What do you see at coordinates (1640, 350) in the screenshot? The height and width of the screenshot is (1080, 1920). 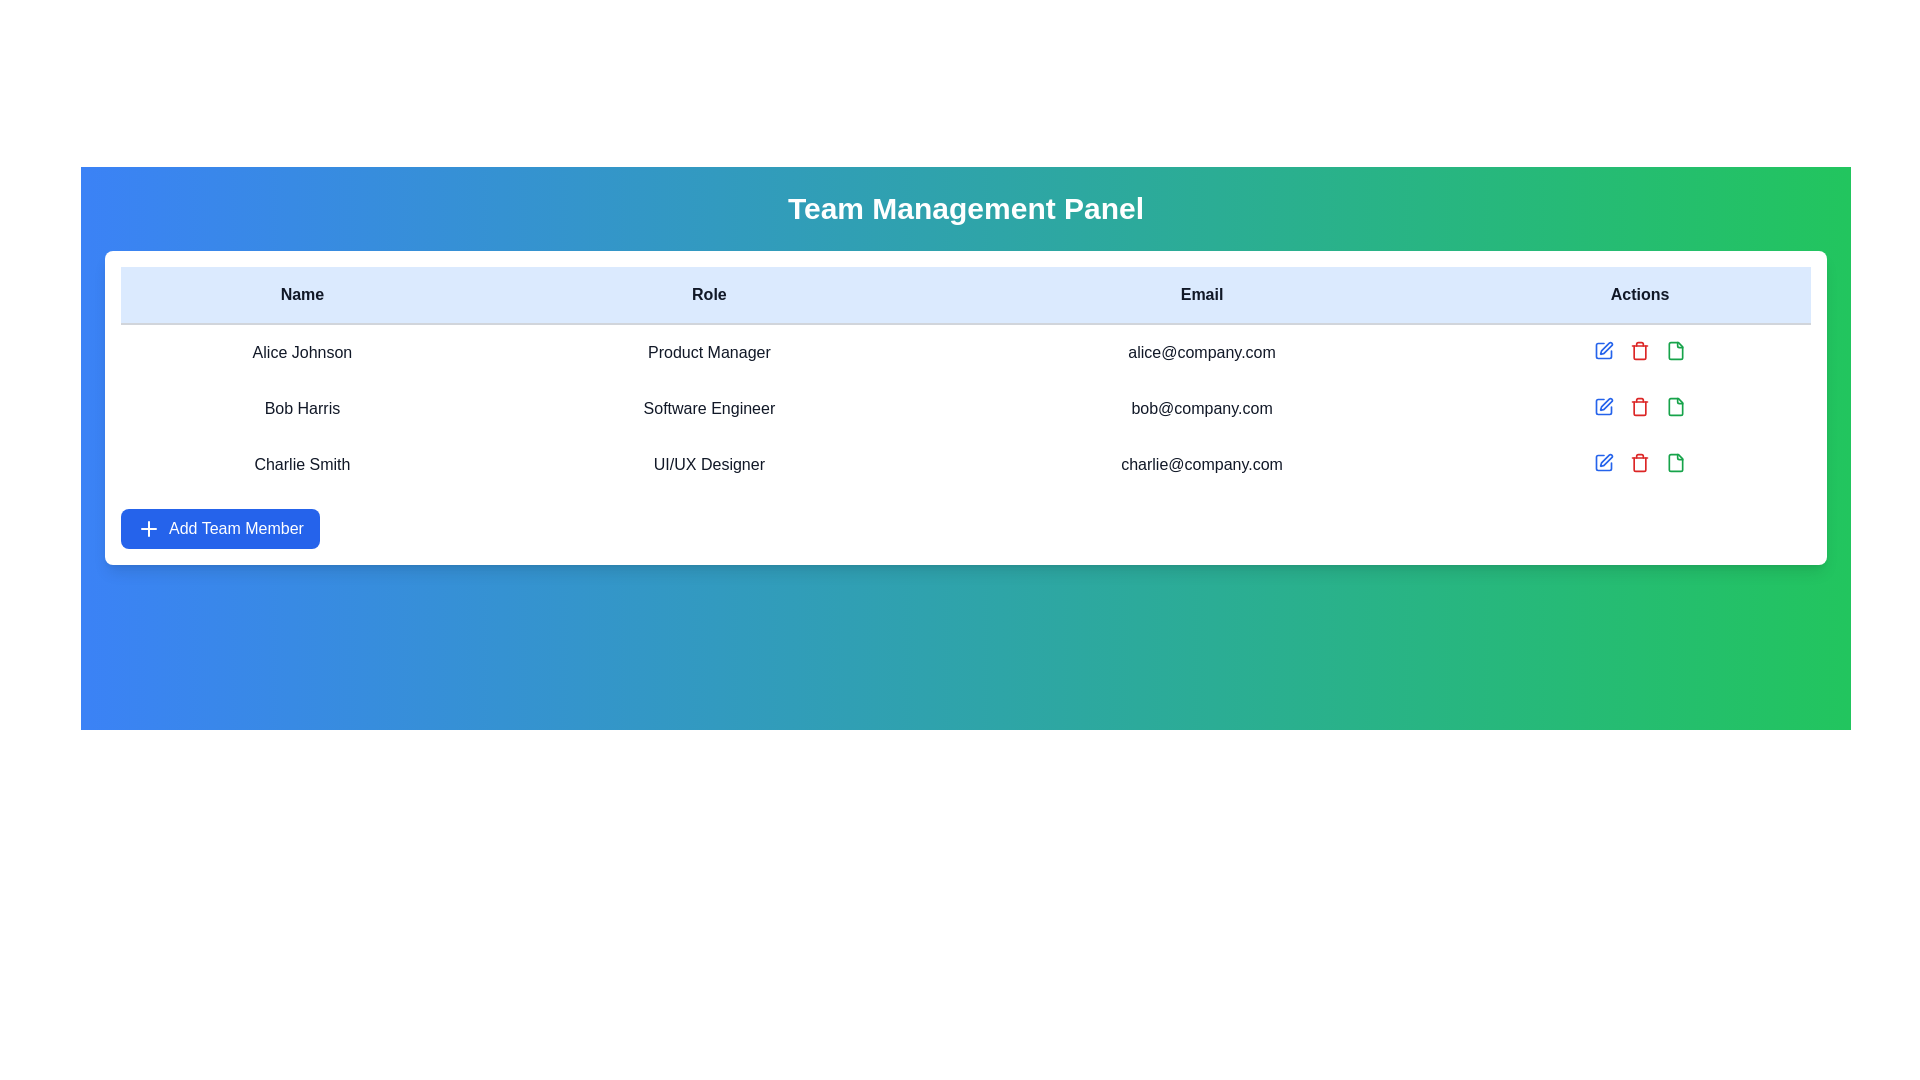 I see `the delete button located as the third icon in the row of action buttons in the second row of the table, positioned between the blue pencil icon for edit and the green copy icon` at bounding box center [1640, 350].